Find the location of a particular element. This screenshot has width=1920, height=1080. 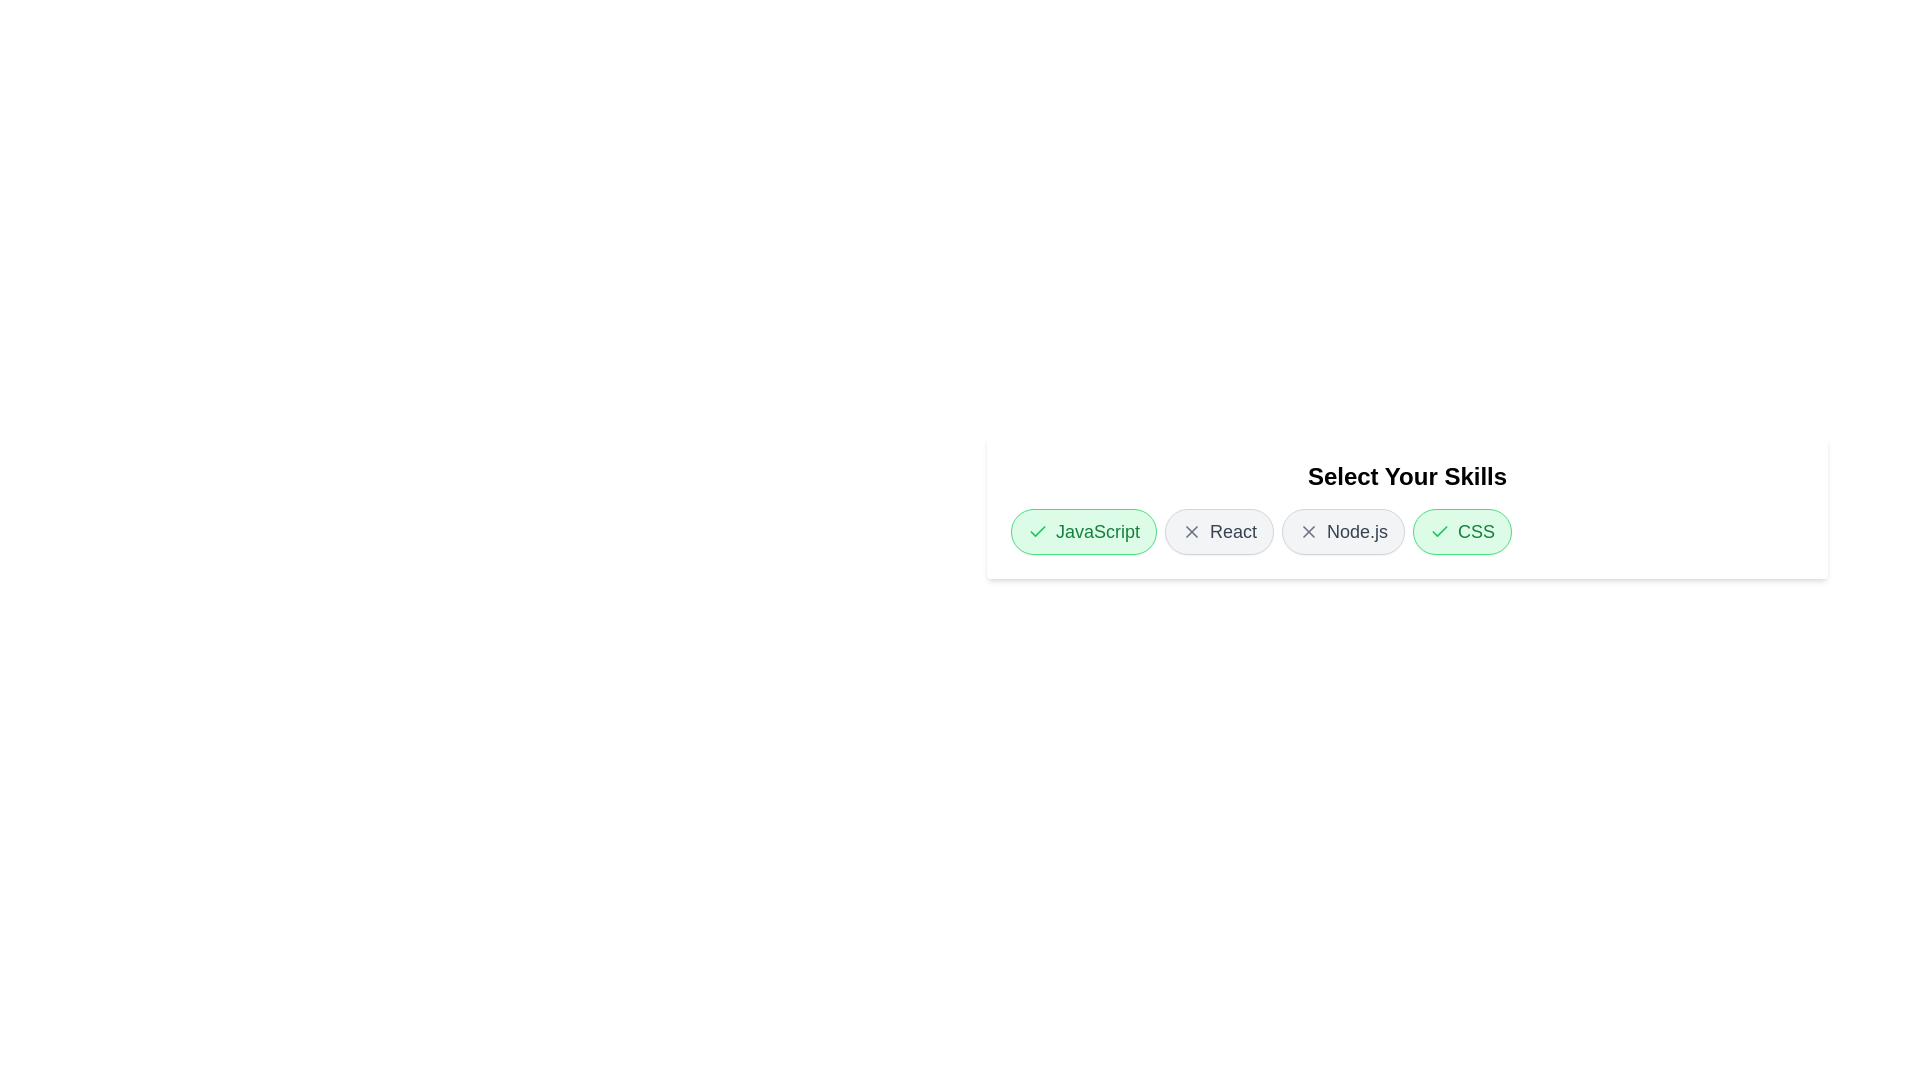

the skill chip labeled JavaScript is located at coordinates (1083, 531).